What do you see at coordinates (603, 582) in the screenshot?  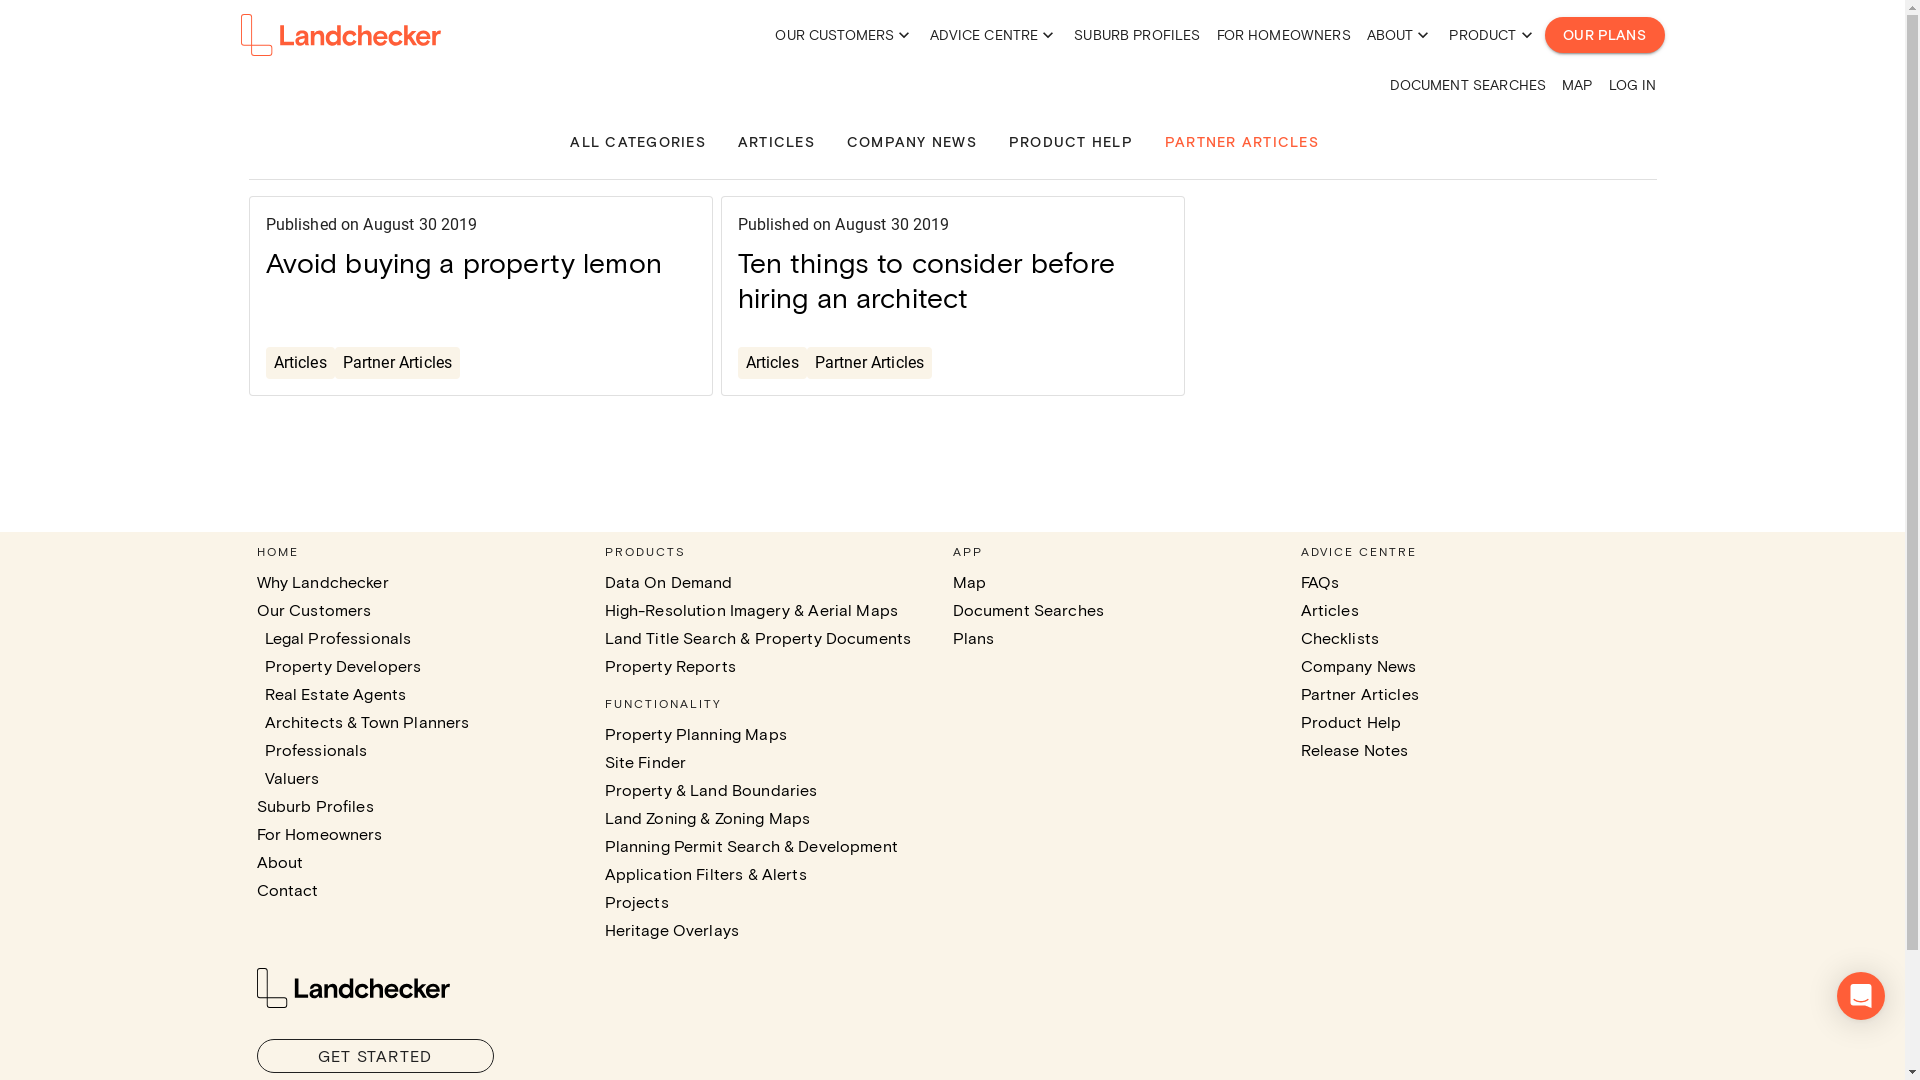 I see `'Data On Demand'` at bounding box center [603, 582].